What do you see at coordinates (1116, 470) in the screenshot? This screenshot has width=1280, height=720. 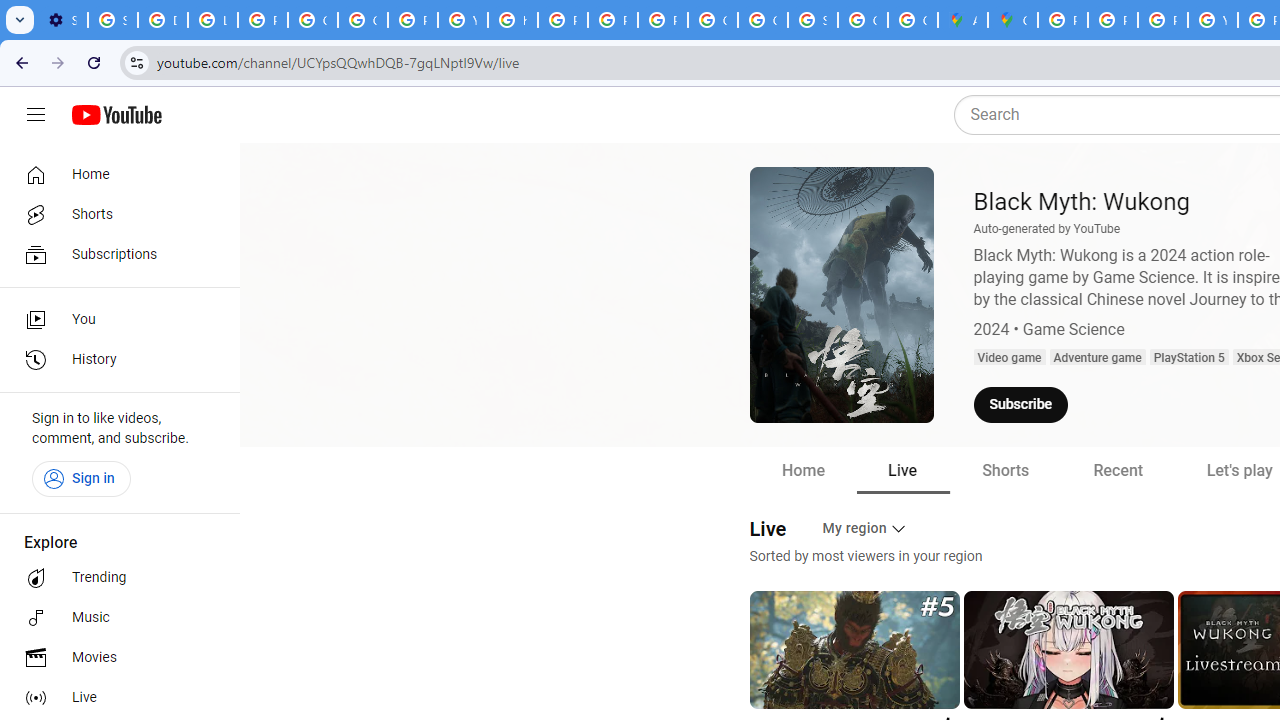 I see `'Recent'` at bounding box center [1116, 470].